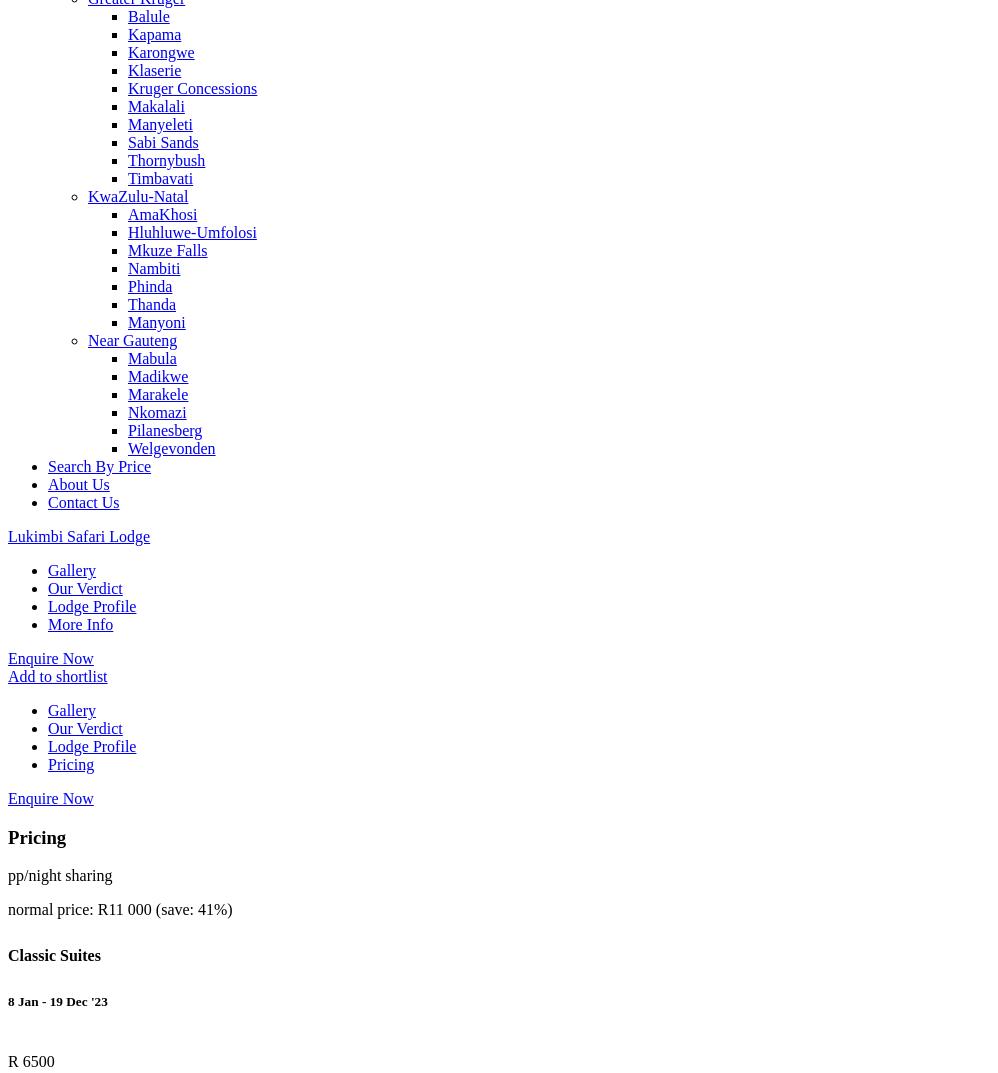  What do you see at coordinates (132, 340) in the screenshot?
I see `'Near Gauteng'` at bounding box center [132, 340].